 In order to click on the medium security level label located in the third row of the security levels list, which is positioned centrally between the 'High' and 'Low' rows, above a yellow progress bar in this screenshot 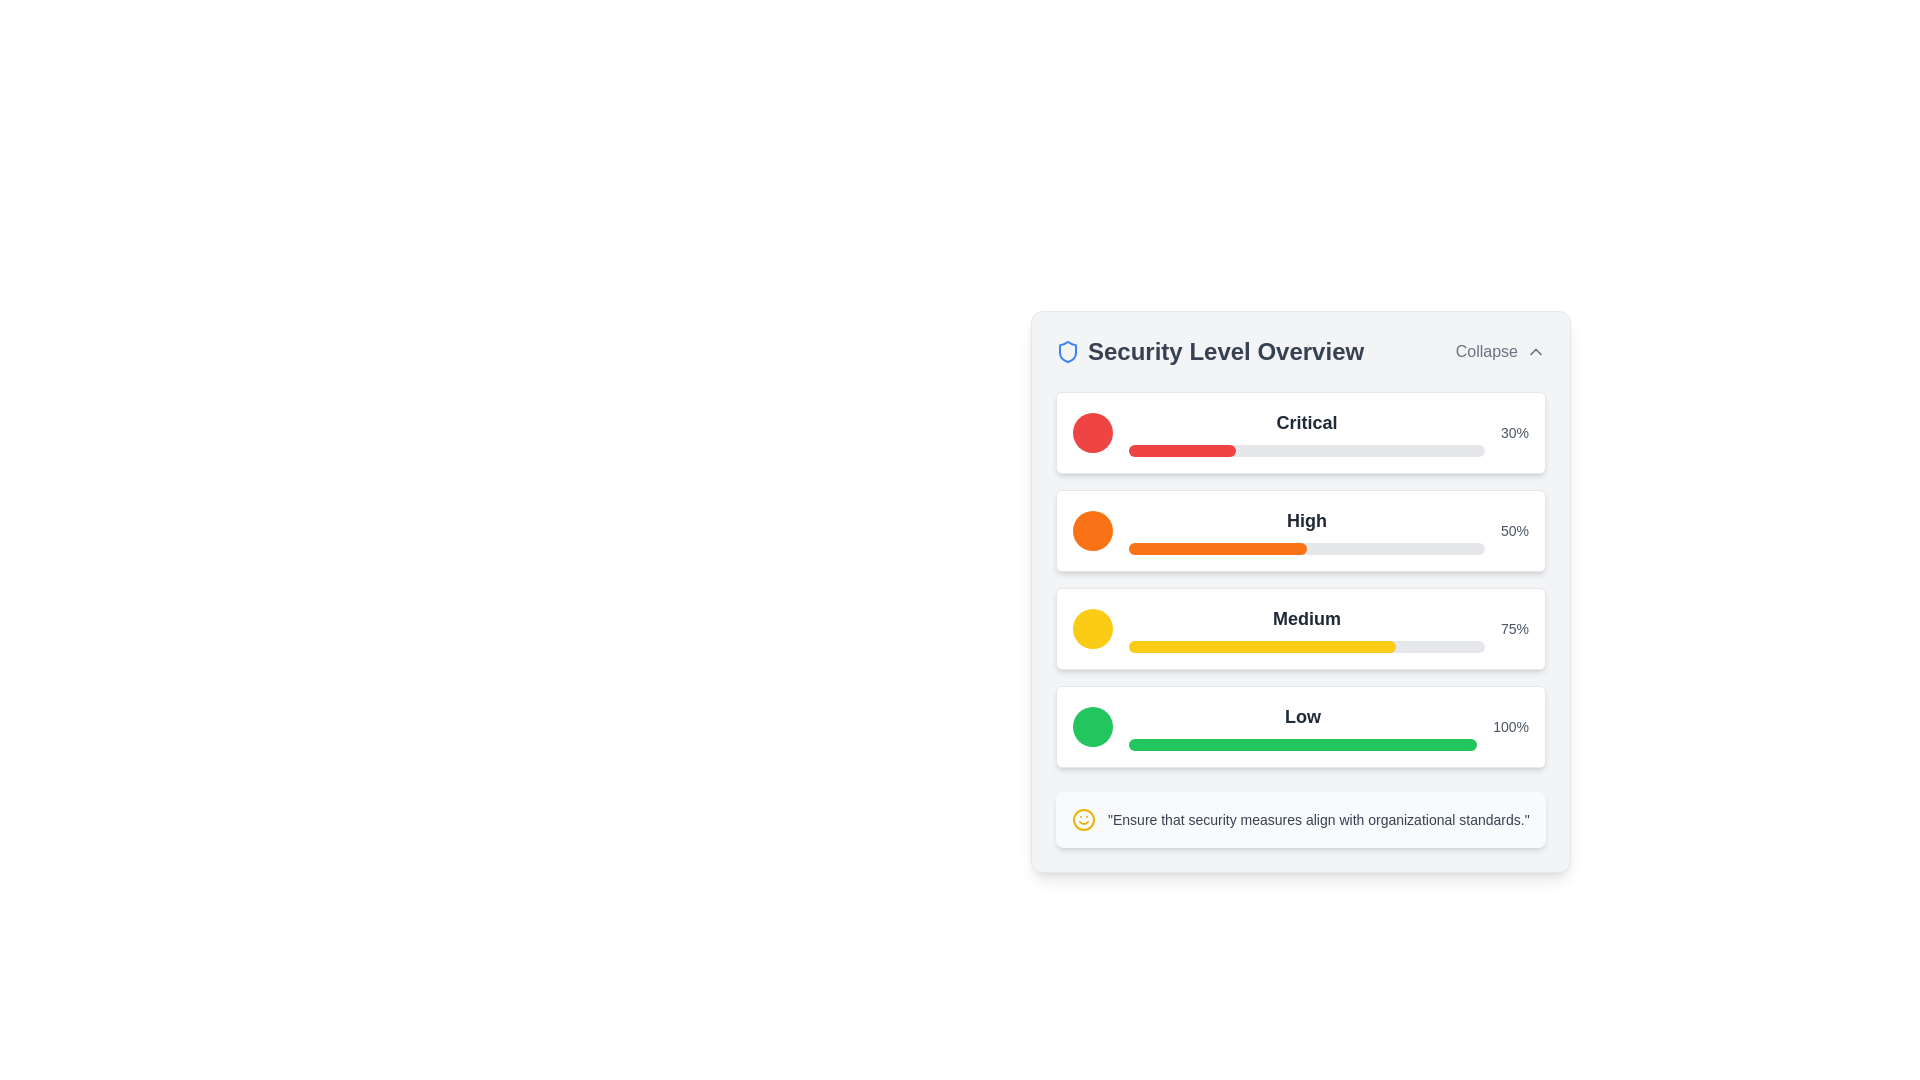, I will do `click(1306, 617)`.